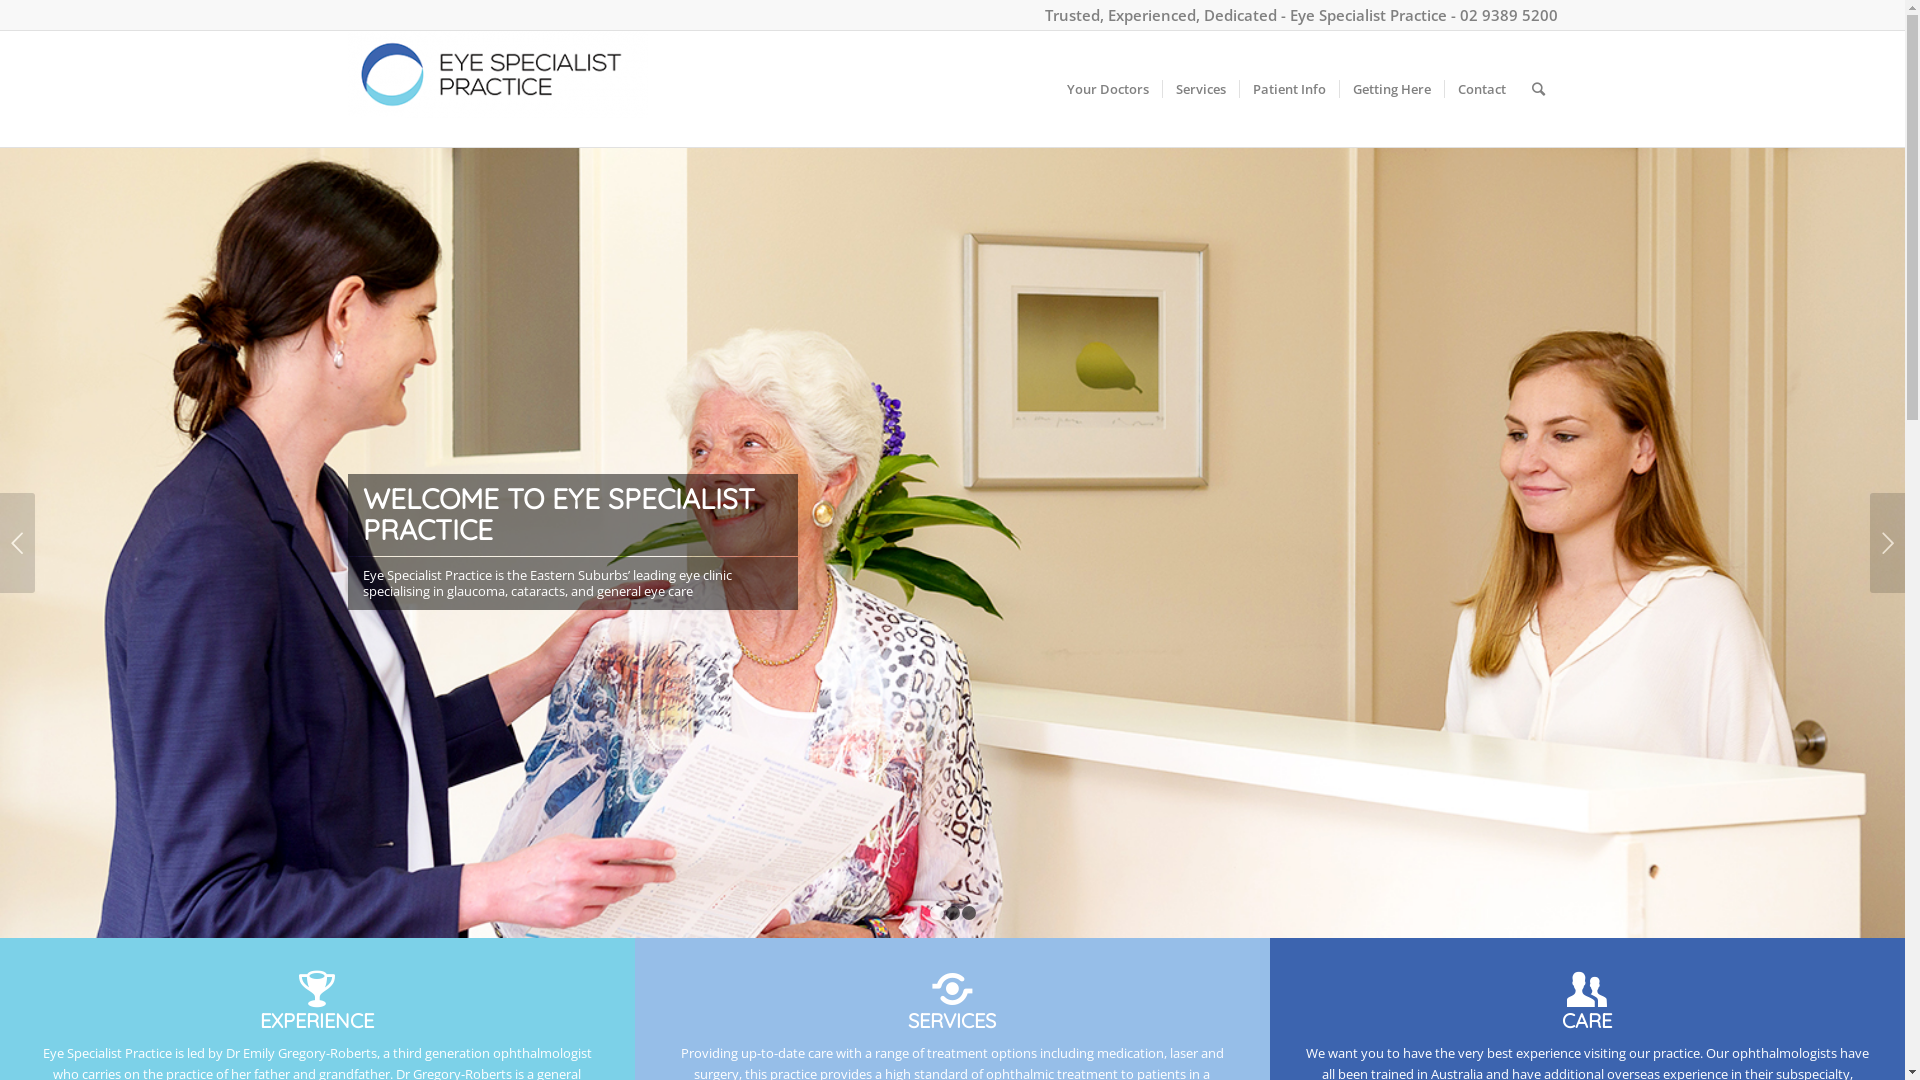  Describe the element at coordinates (1200, 87) in the screenshot. I see `'Services'` at that location.